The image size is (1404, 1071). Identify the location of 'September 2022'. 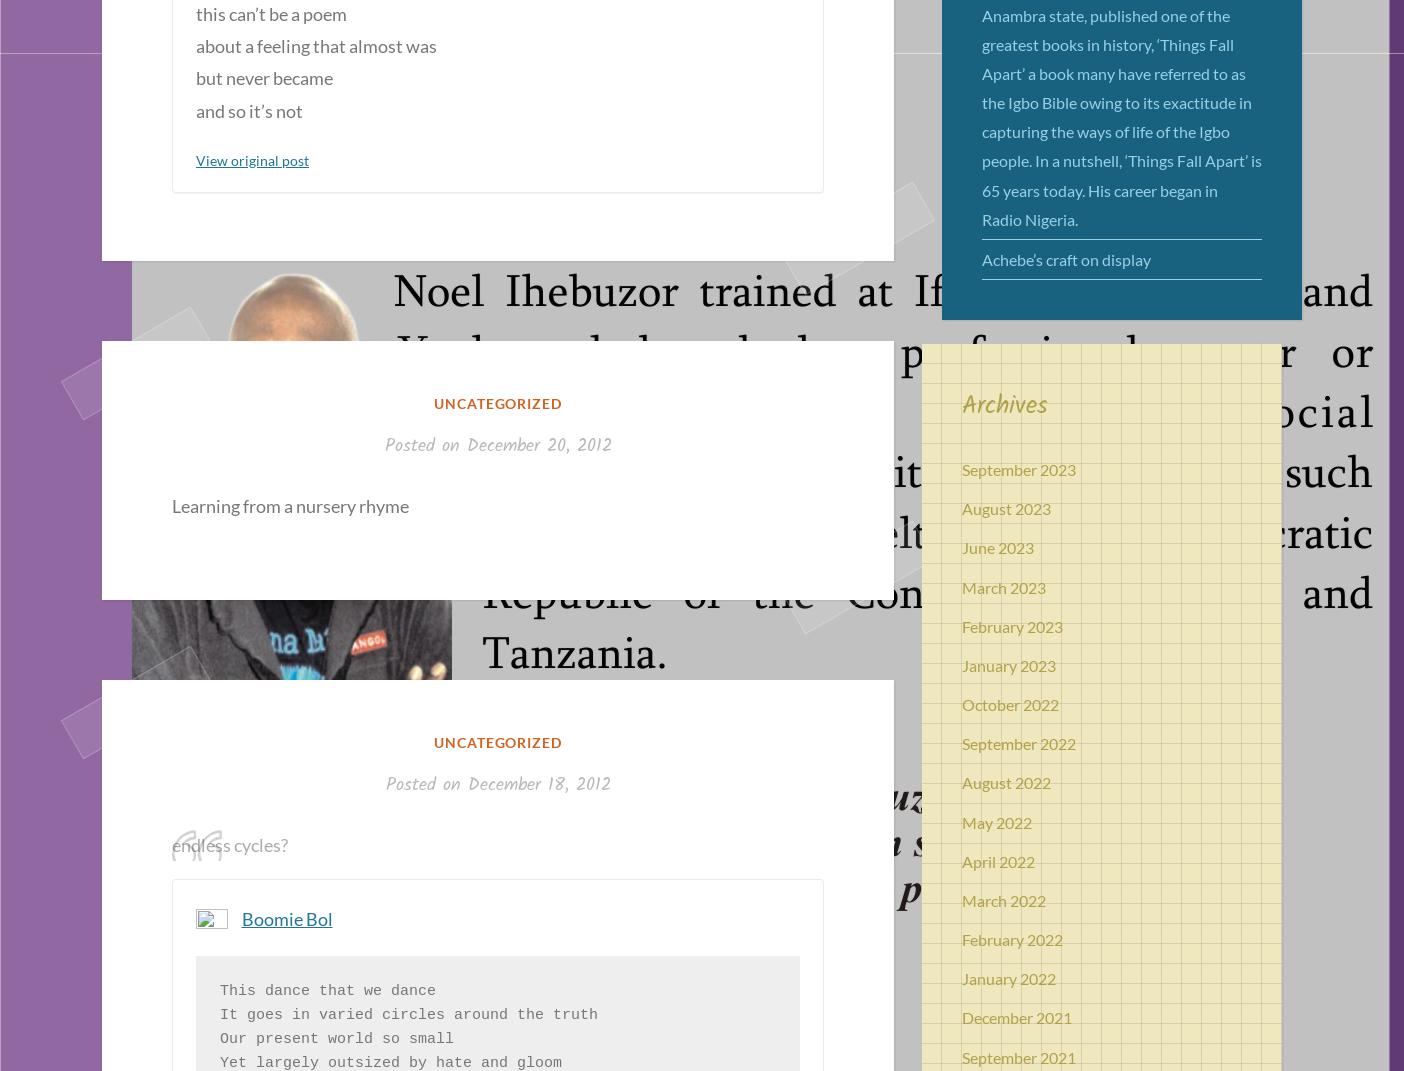
(962, 743).